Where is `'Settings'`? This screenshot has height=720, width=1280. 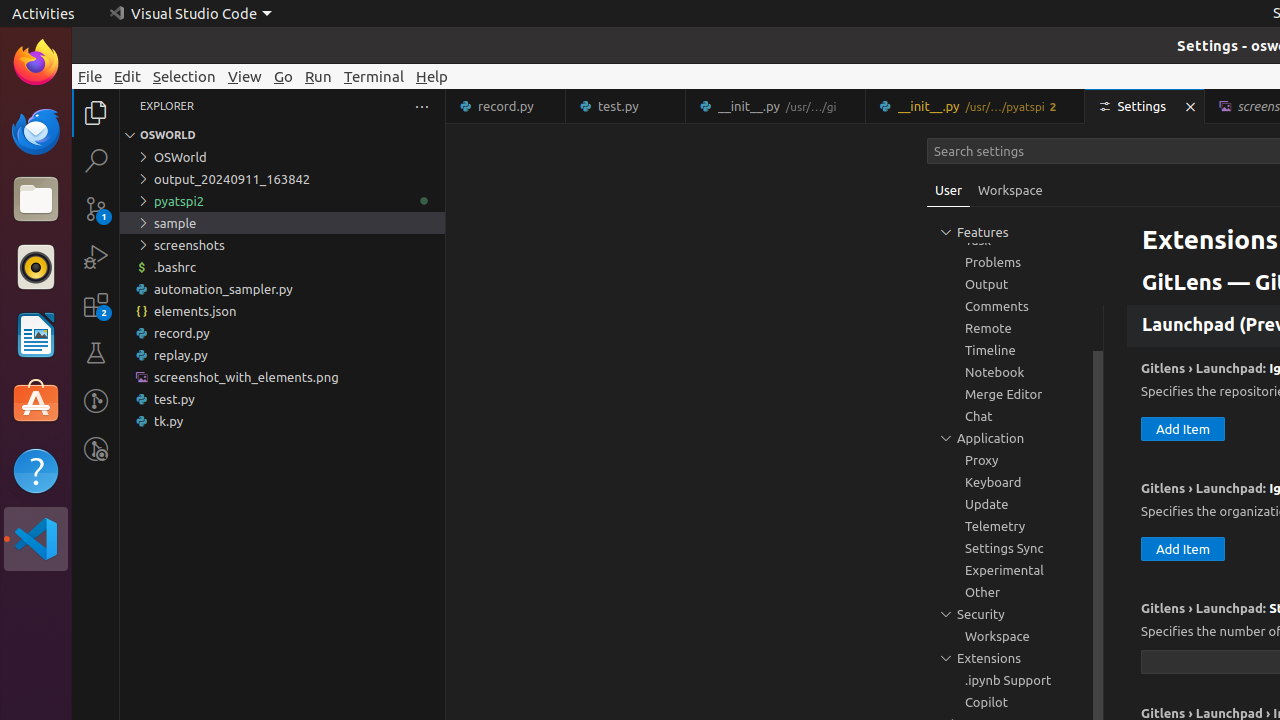
'Settings' is located at coordinates (1145, 106).